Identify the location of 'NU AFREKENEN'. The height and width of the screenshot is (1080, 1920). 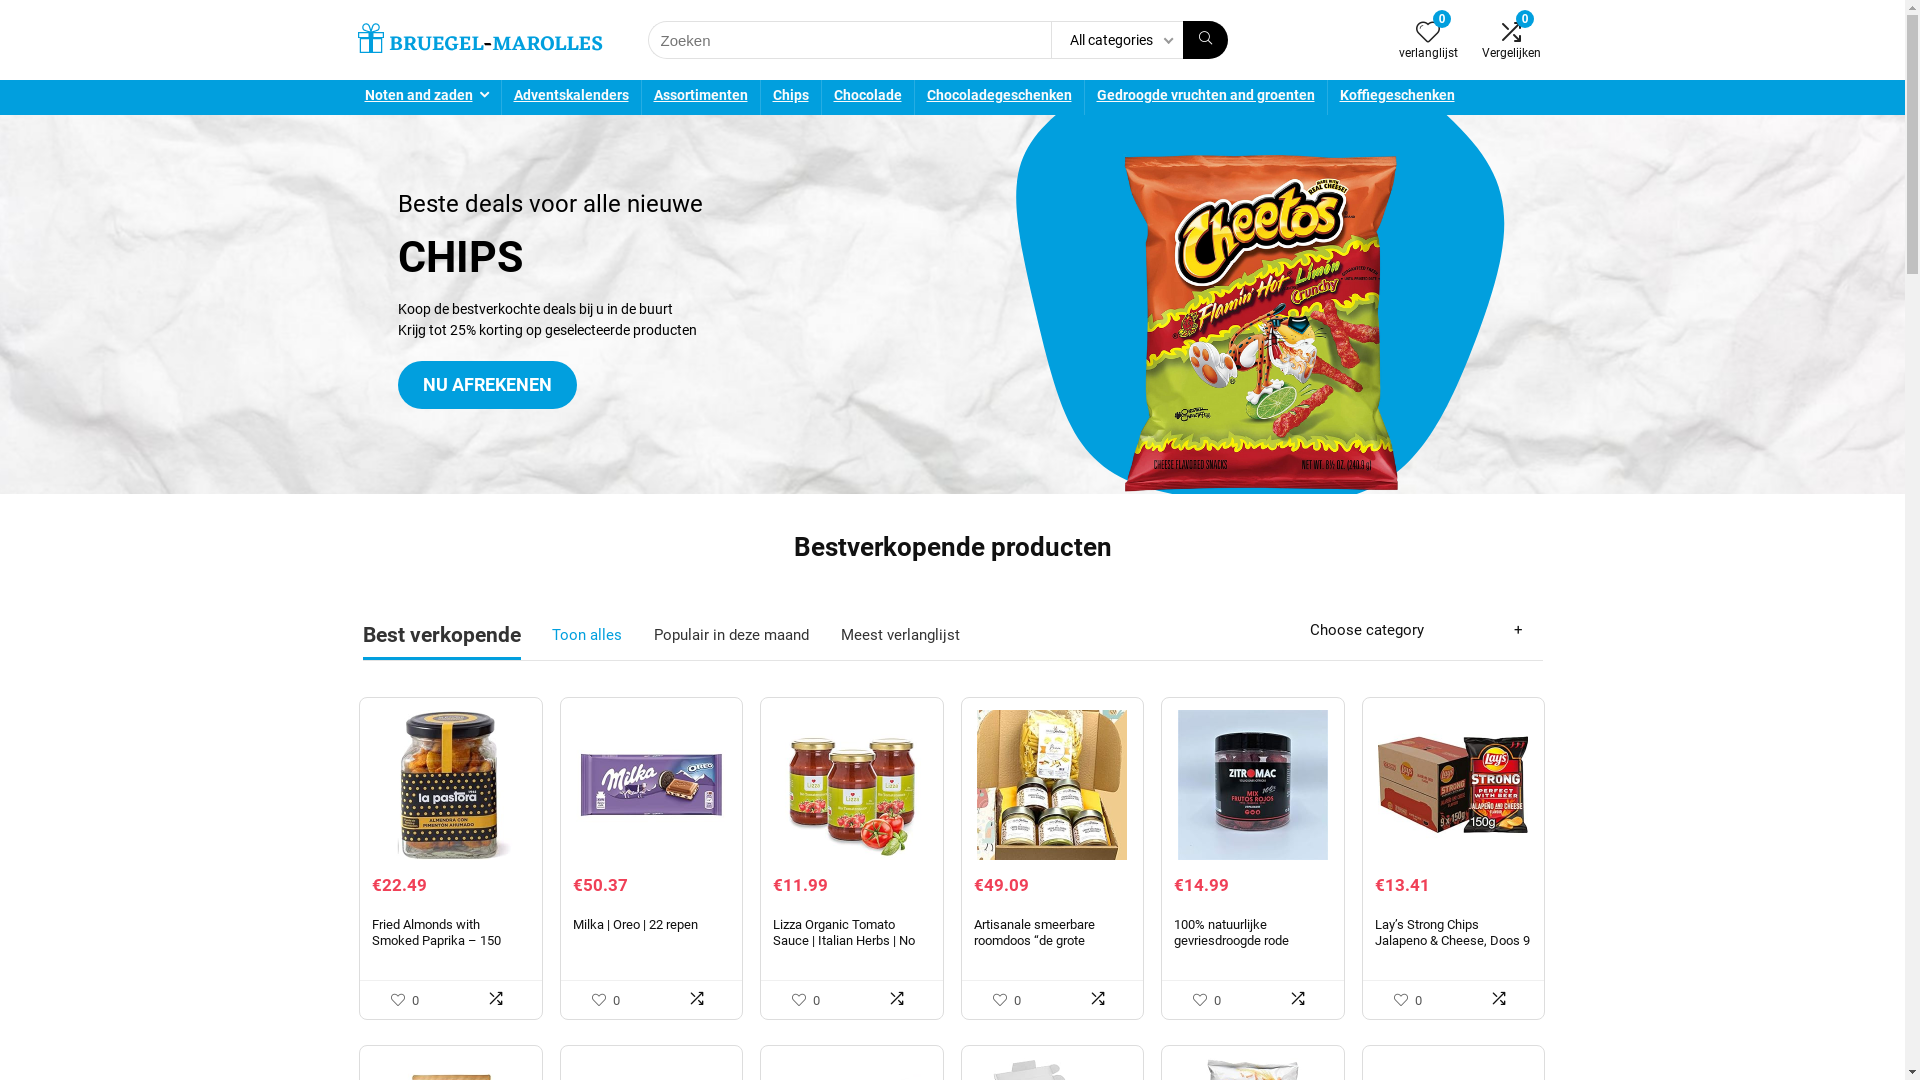
(487, 385).